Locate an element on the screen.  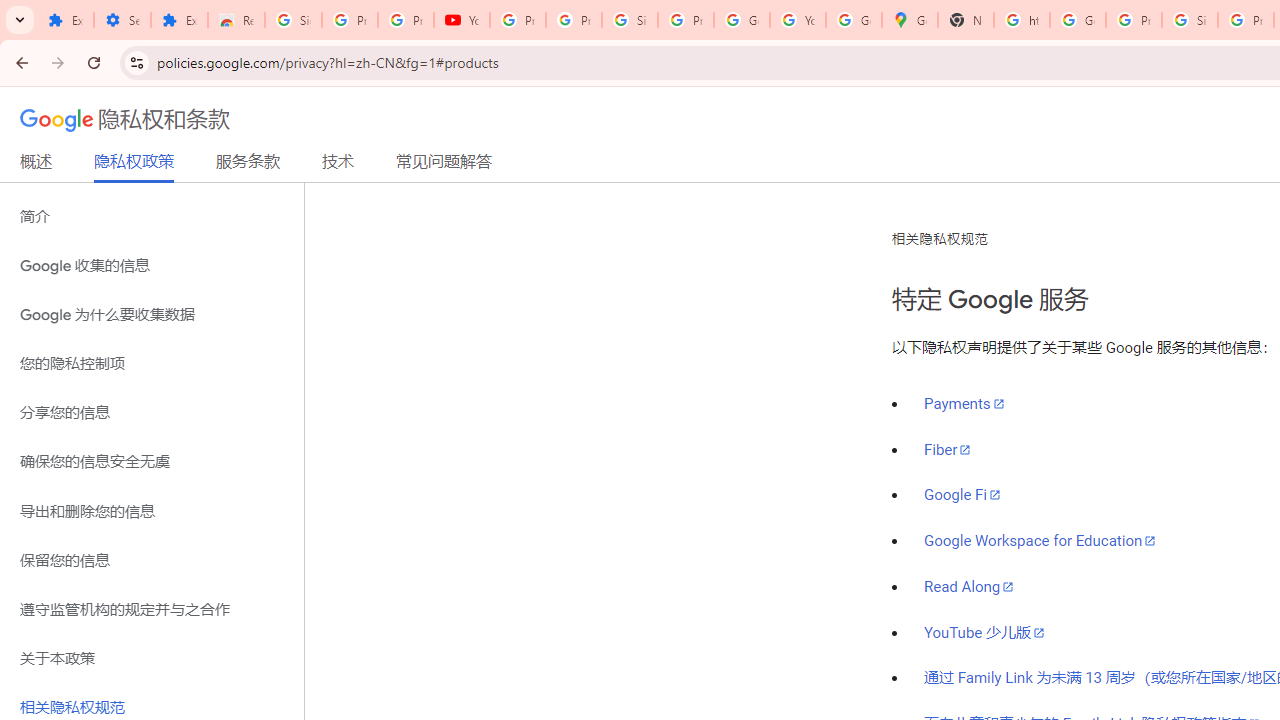
'Reviews: Helix Fruit Jump Arcade Game' is located at coordinates (236, 20).